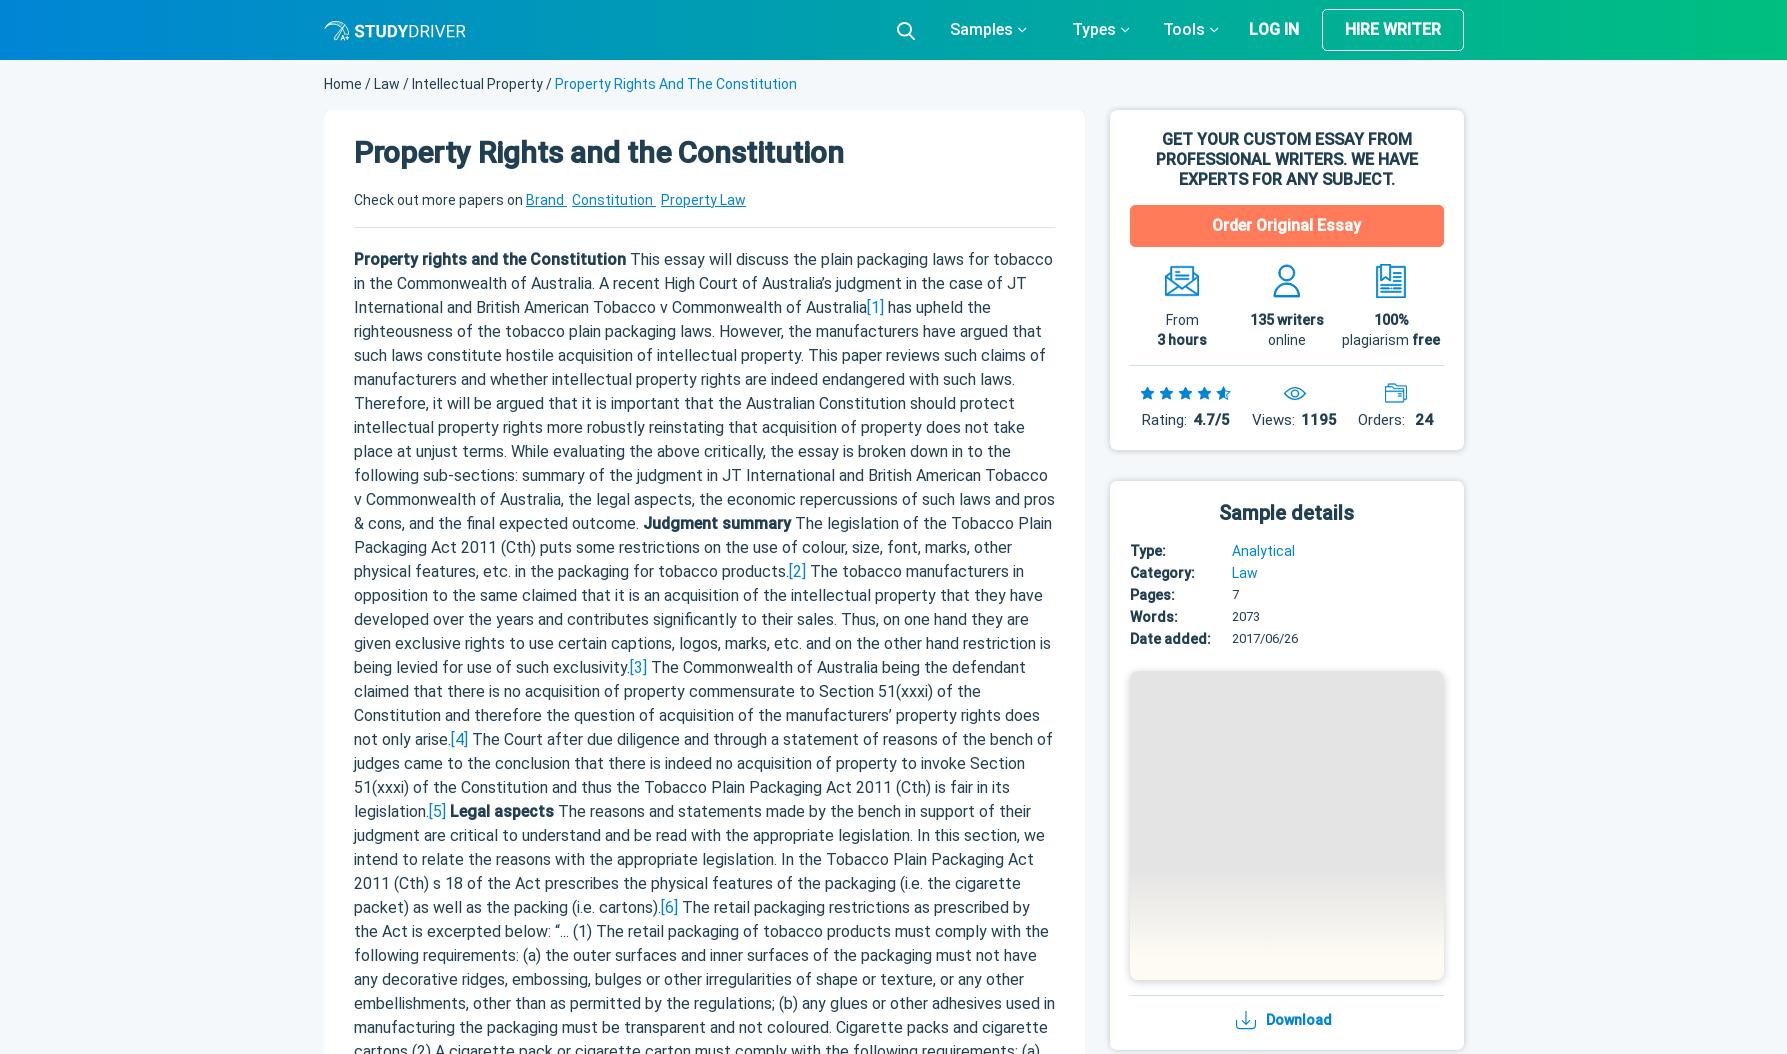 This screenshot has width=1787, height=1054. Describe the element at coordinates (1272, 28) in the screenshot. I see `'Log in'` at that location.